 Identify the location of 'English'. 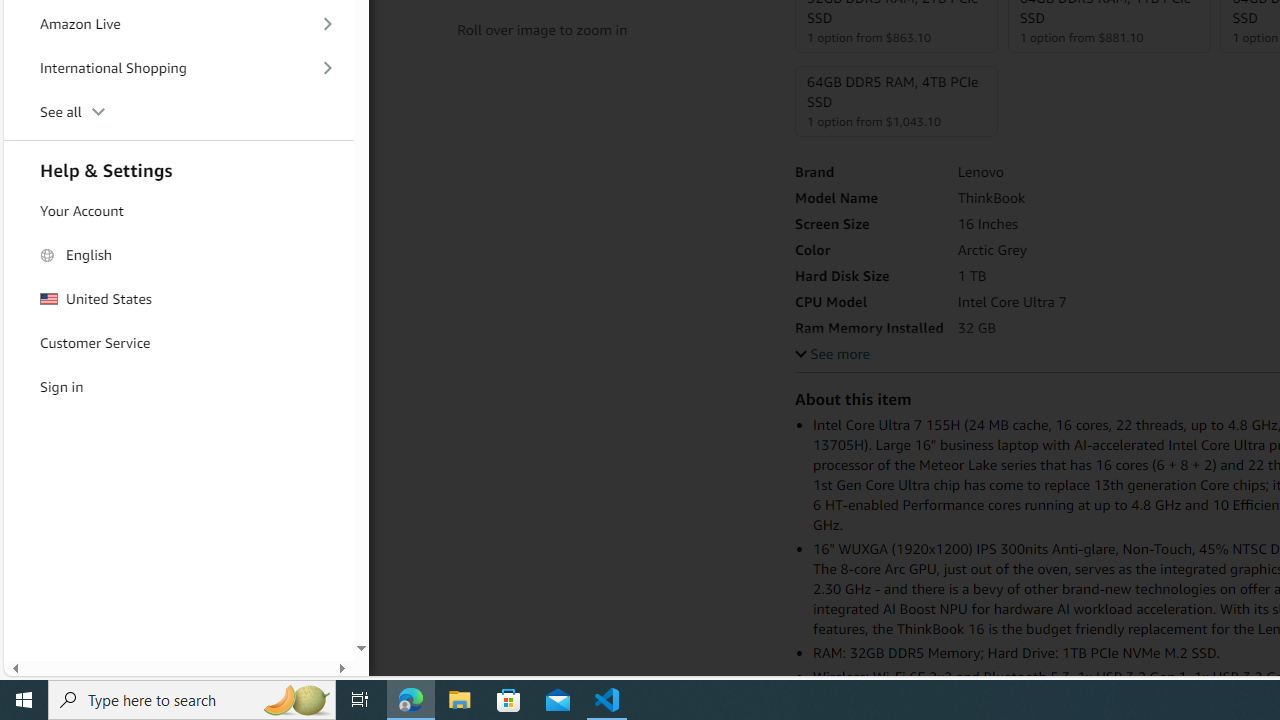
(179, 253).